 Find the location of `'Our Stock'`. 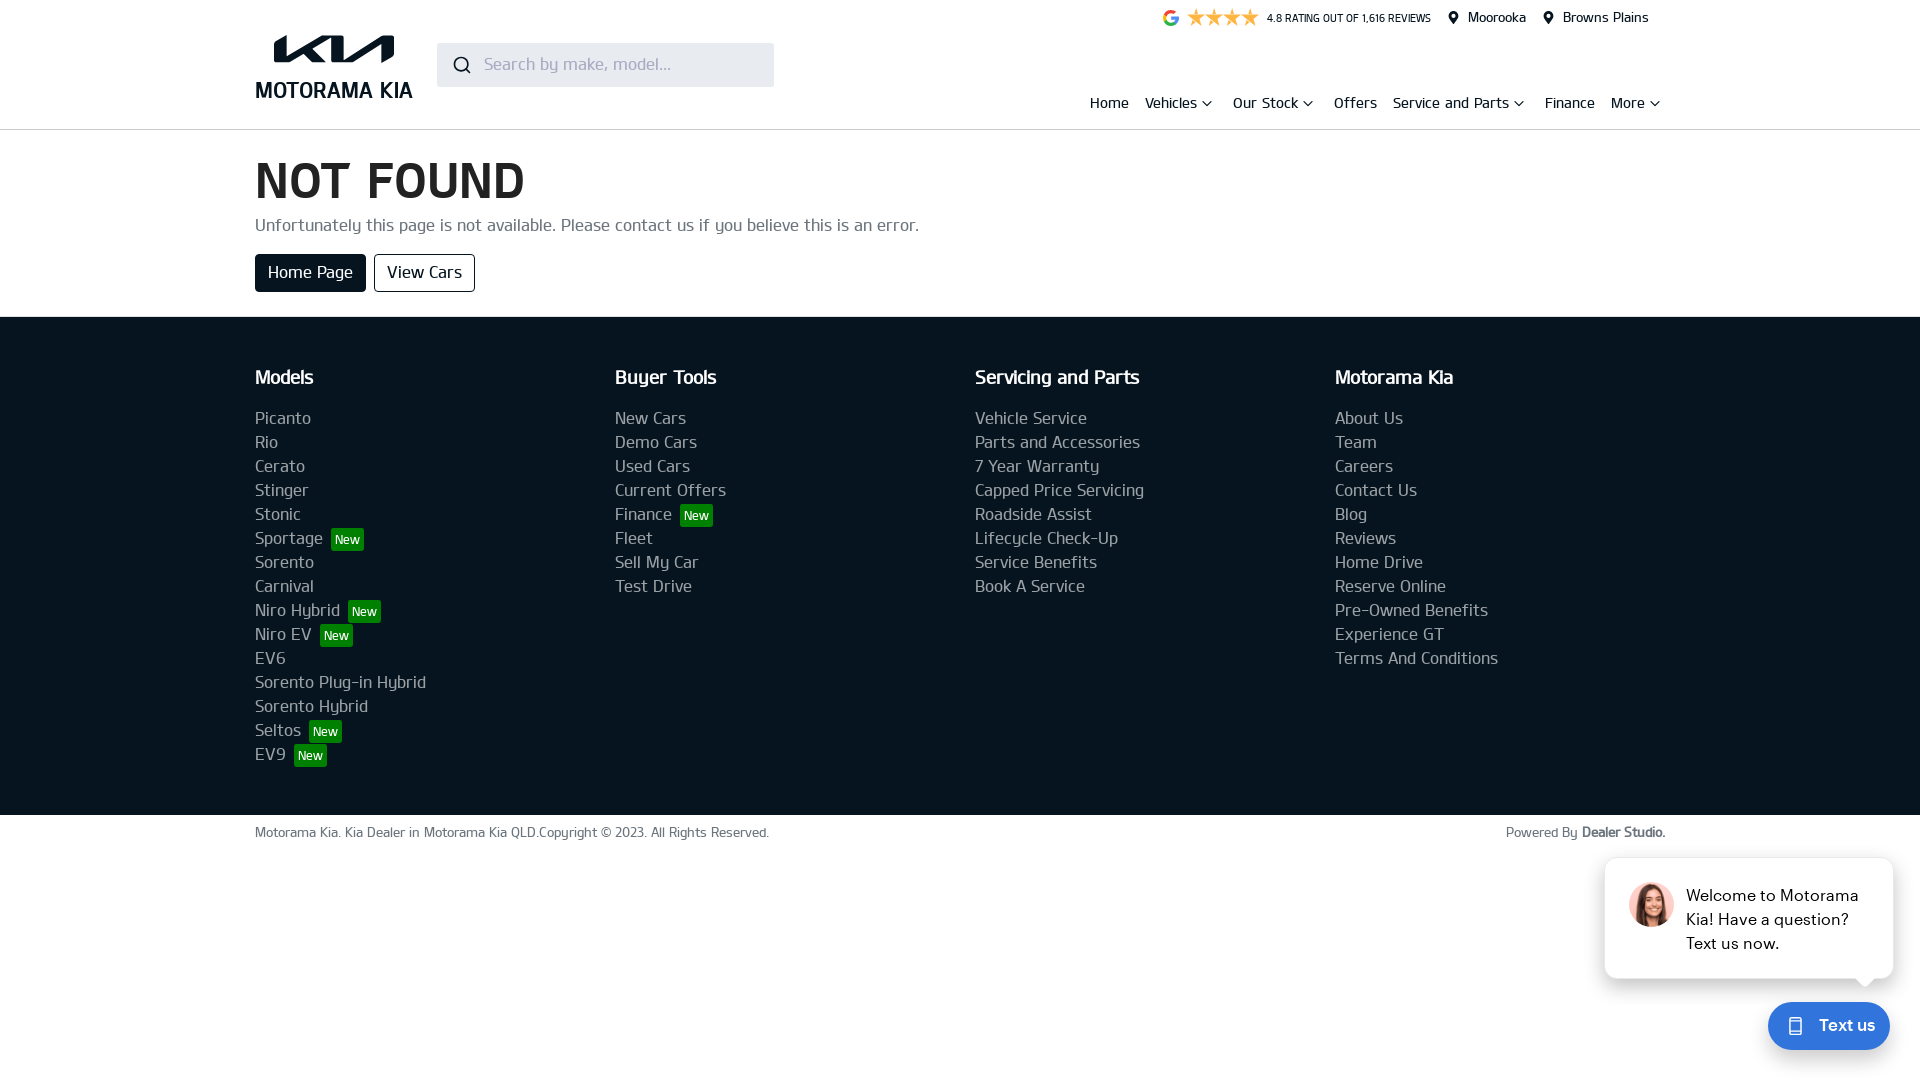

'Our Stock' is located at coordinates (1266, 106).